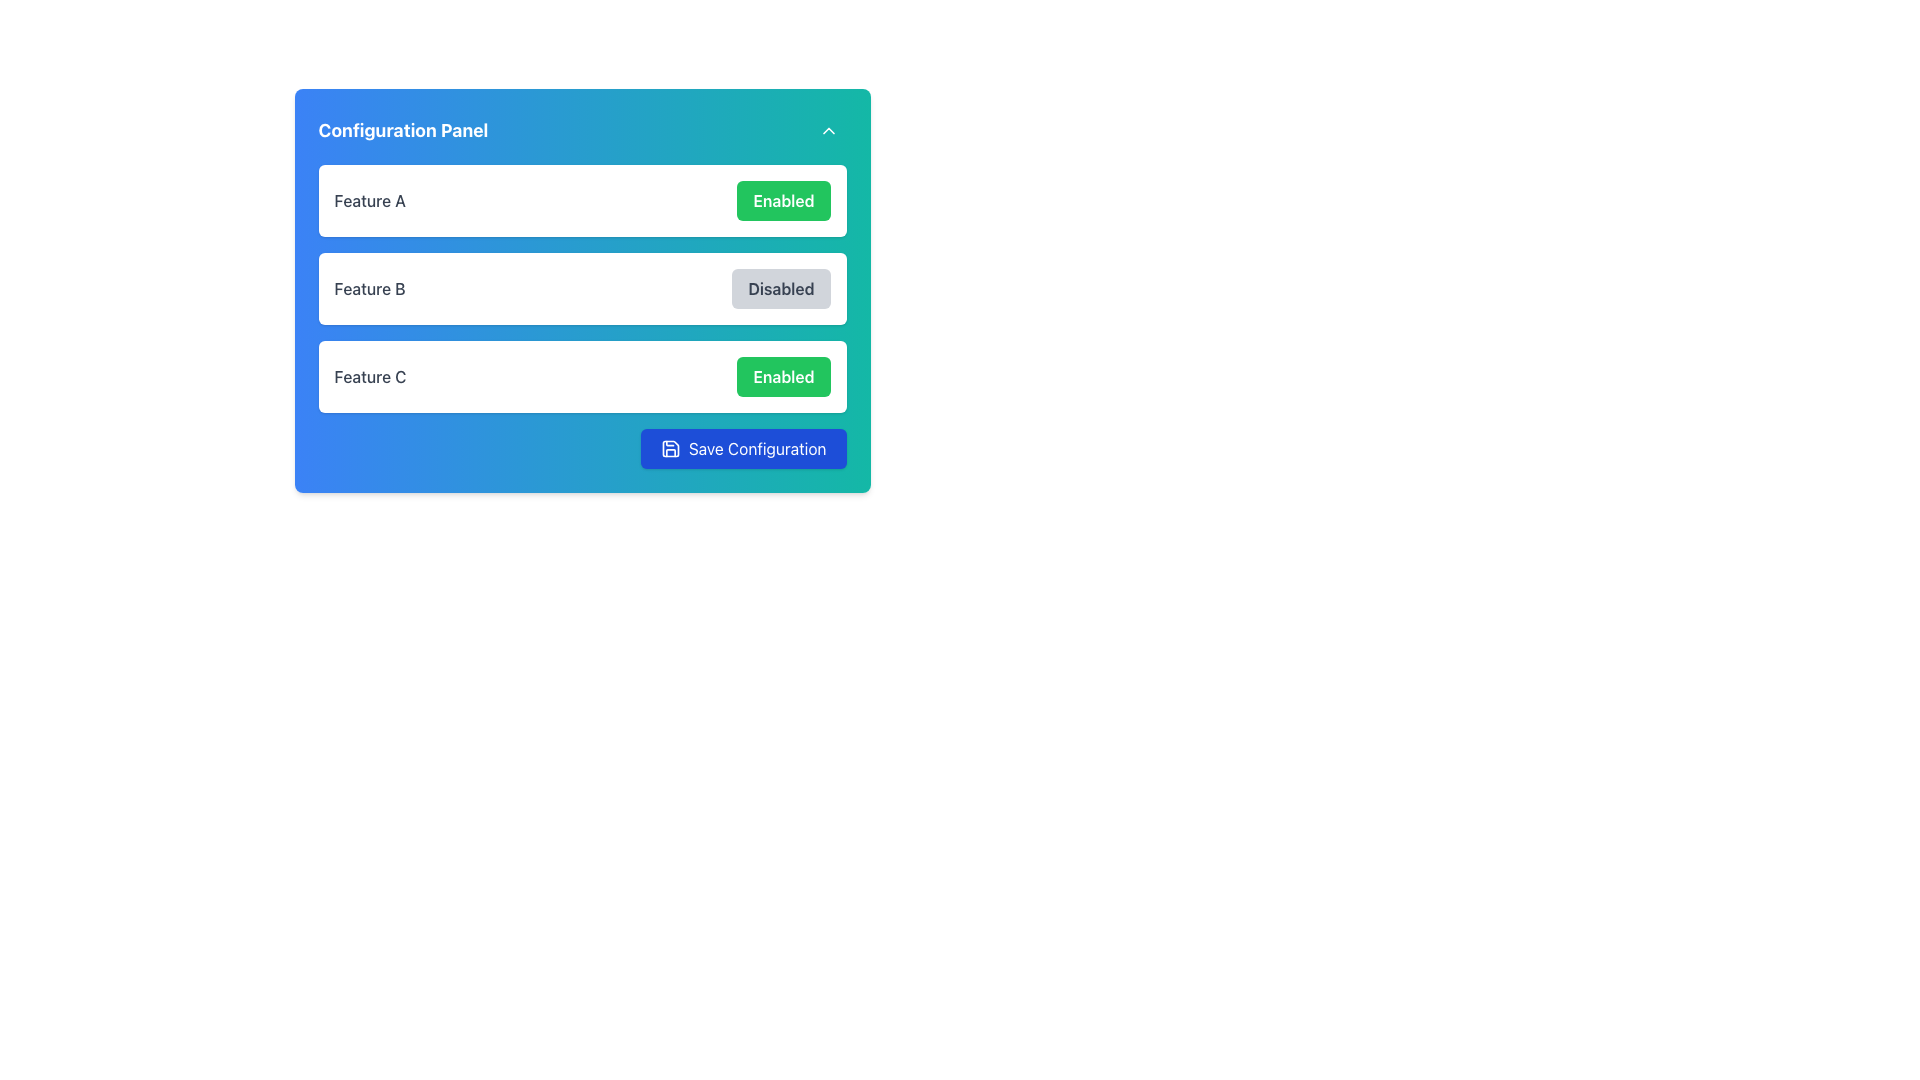 This screenshot has width=1920, height=1080. What do you see at coordinates (581, 289) in the screenshot?
I see `status of 'Feature B' displayed in the Information Panel, which is currently 'Disabled'` at bounding box center [581, 289].